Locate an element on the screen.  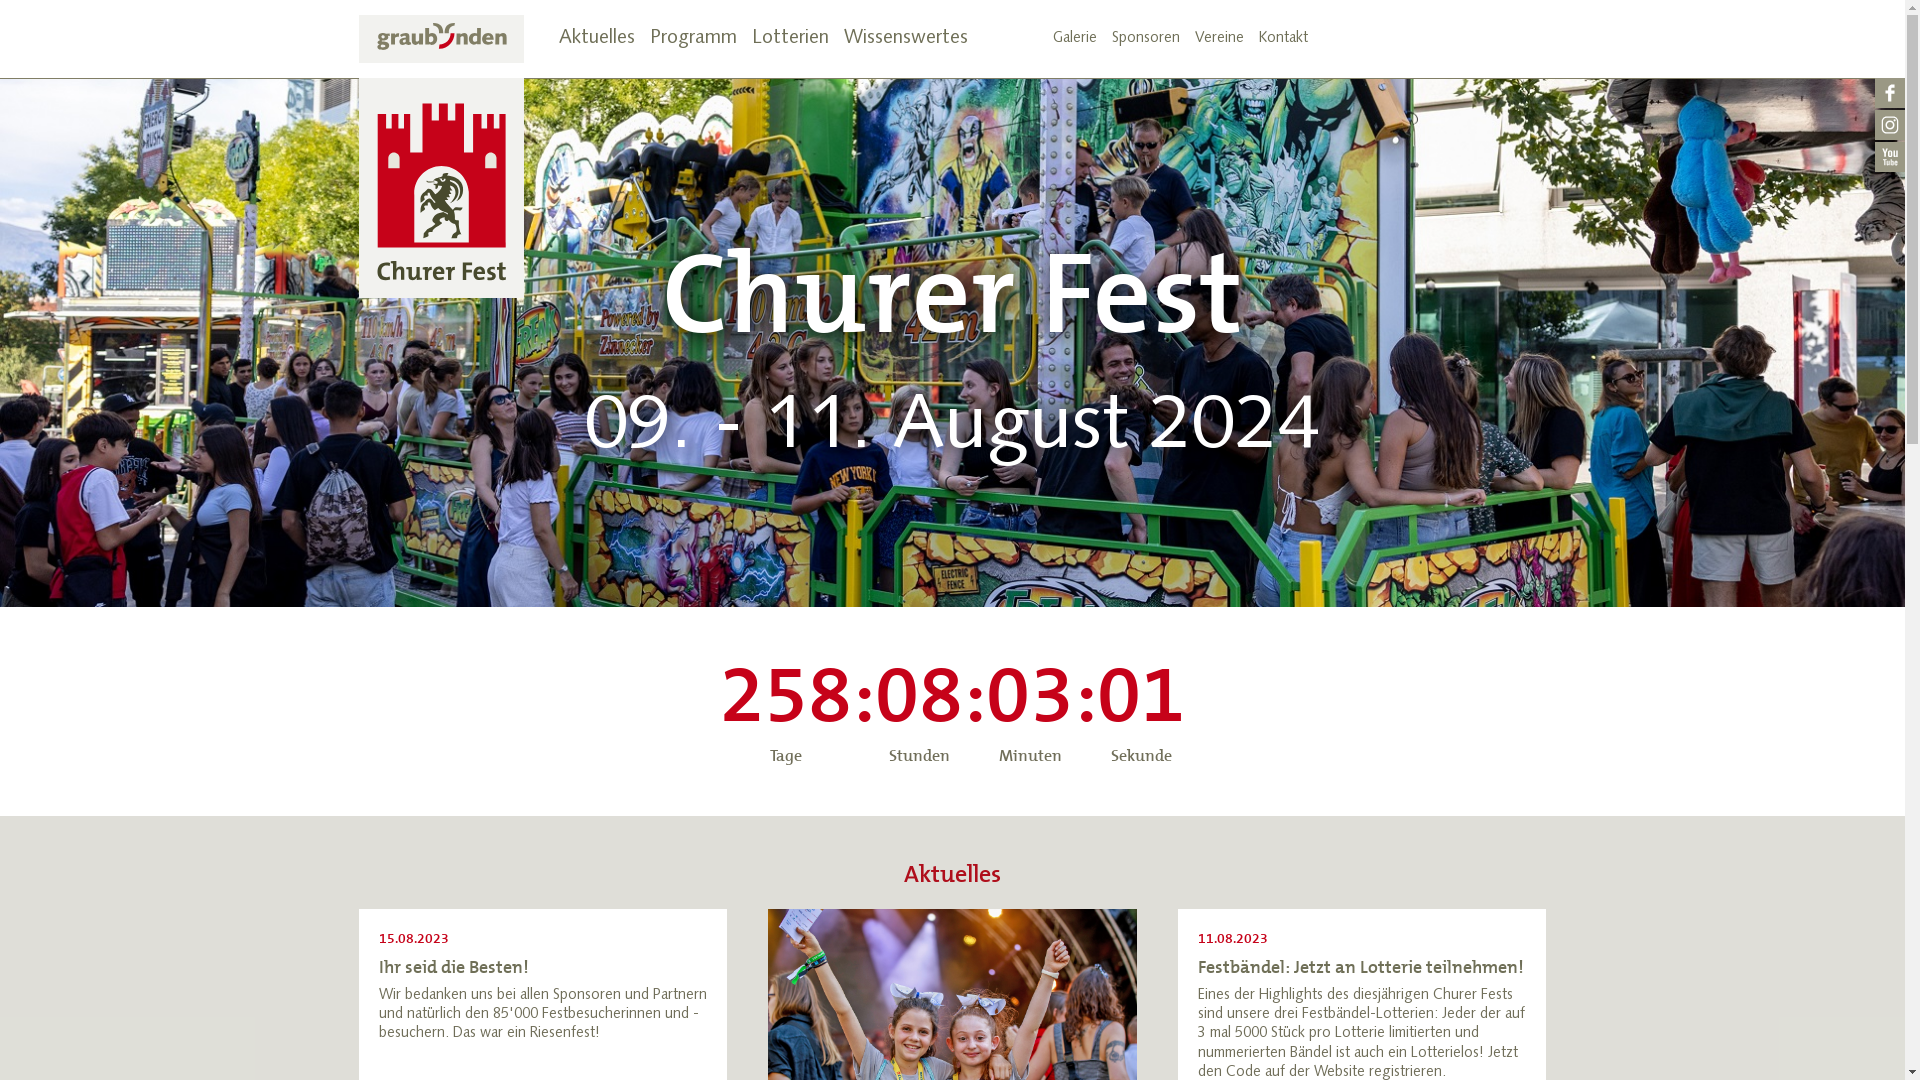
'Werde ein Fan auf Facebook' is located at coordinates (1889, 93).